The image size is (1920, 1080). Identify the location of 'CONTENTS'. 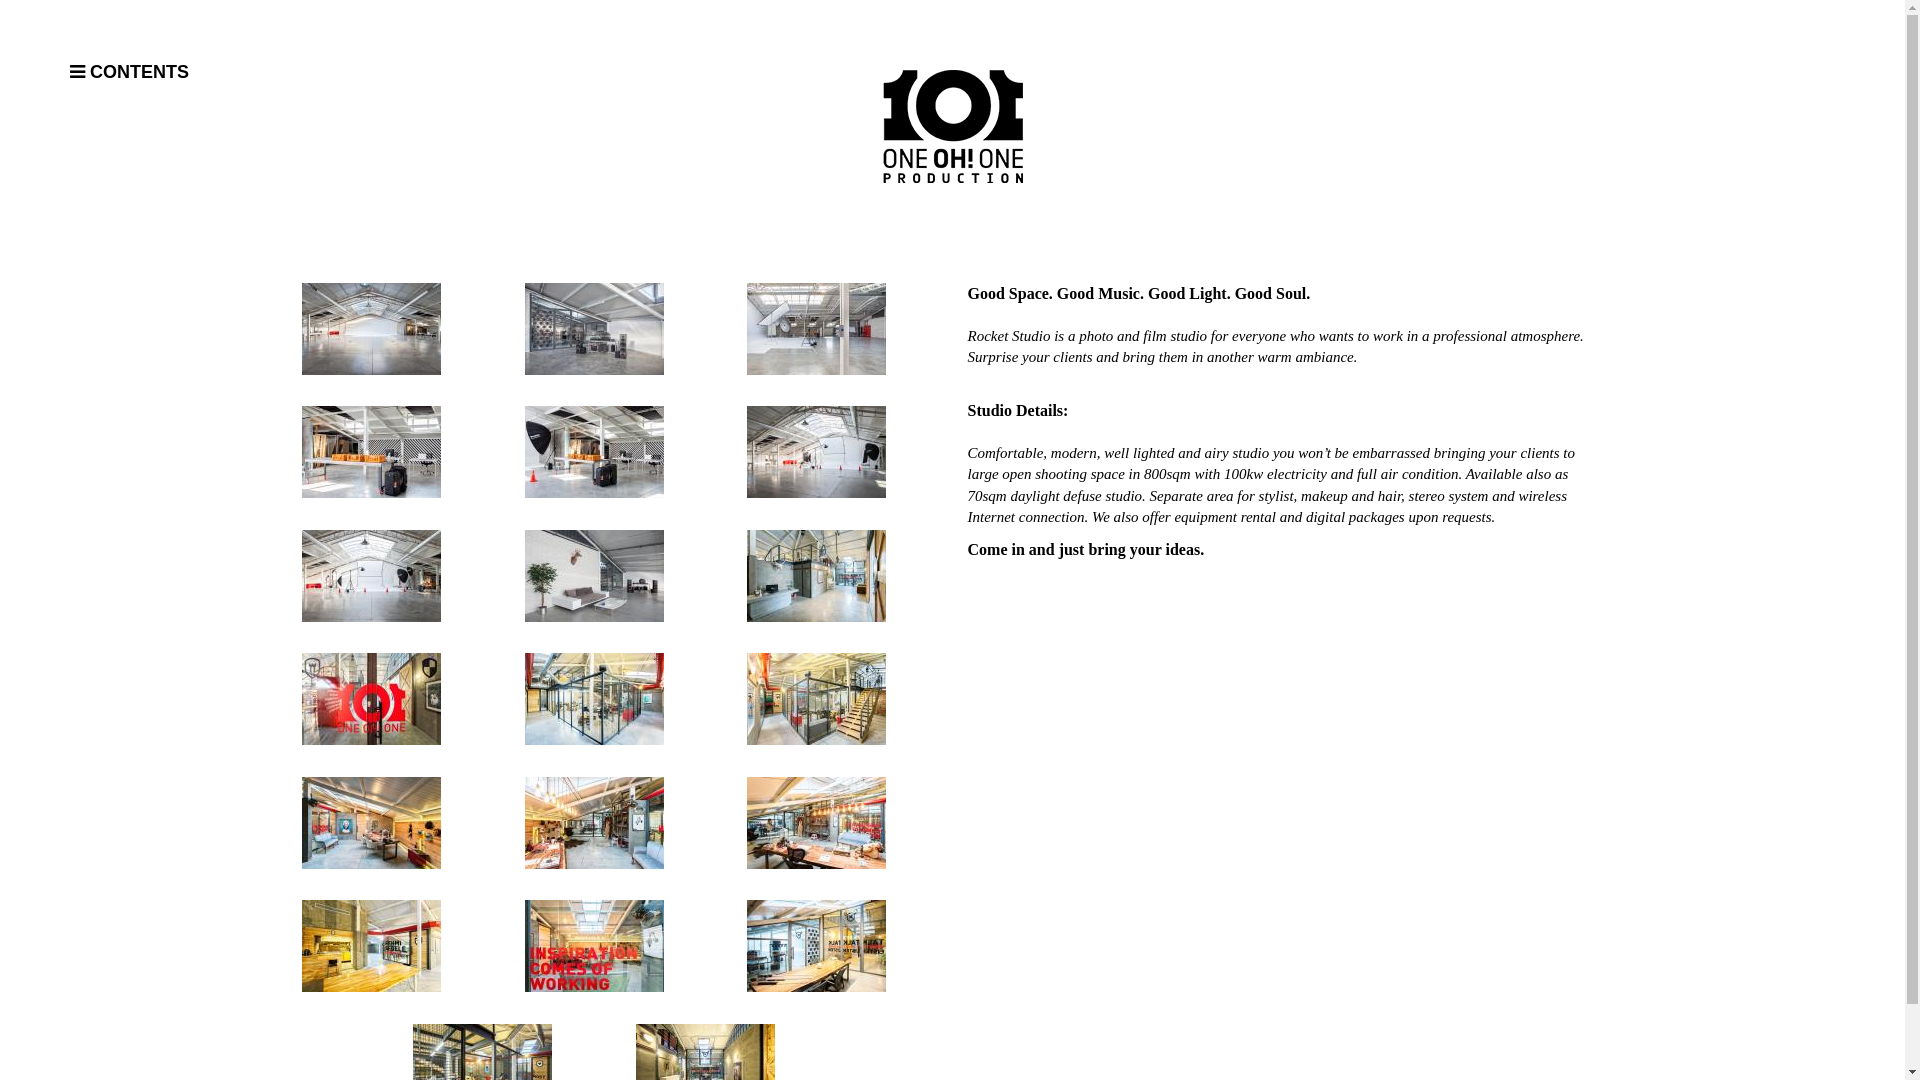
(195, 72).